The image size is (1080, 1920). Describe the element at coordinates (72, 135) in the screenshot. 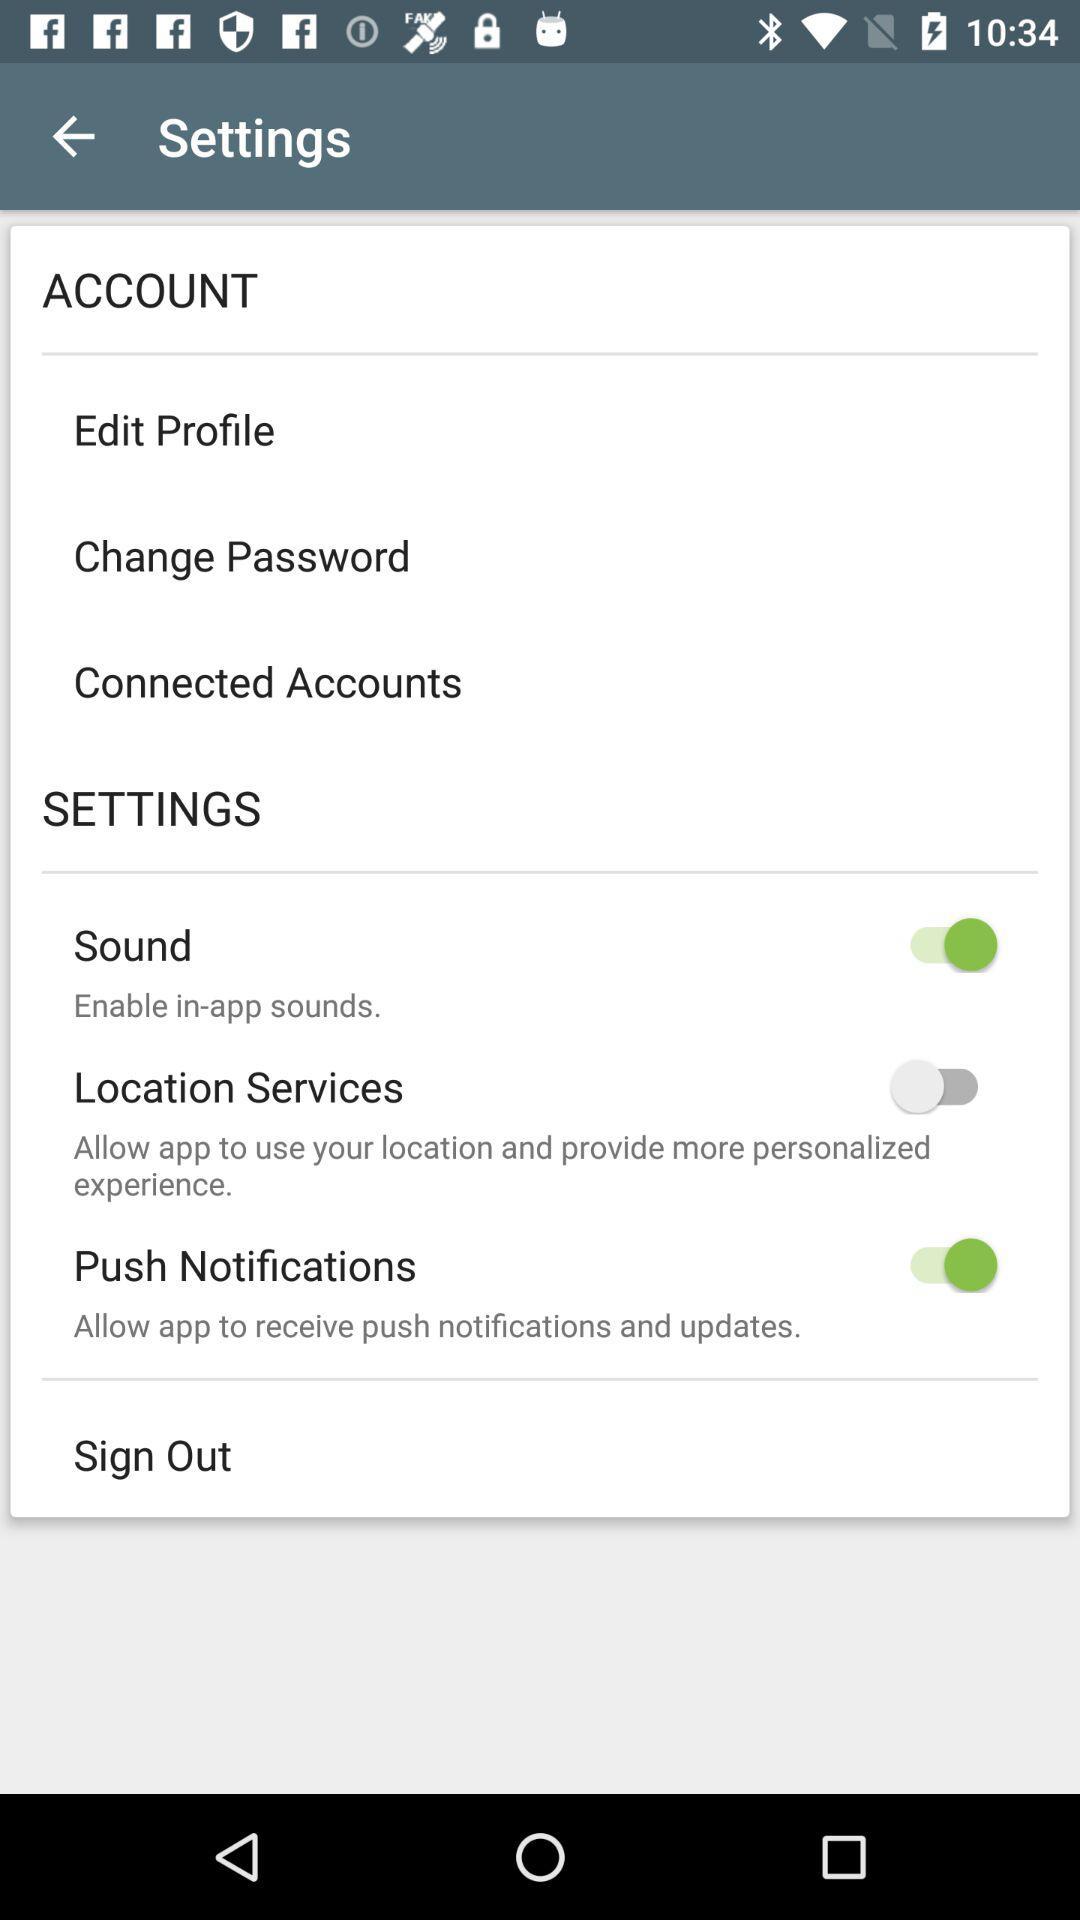

I see `the item next to the settings` at that location.